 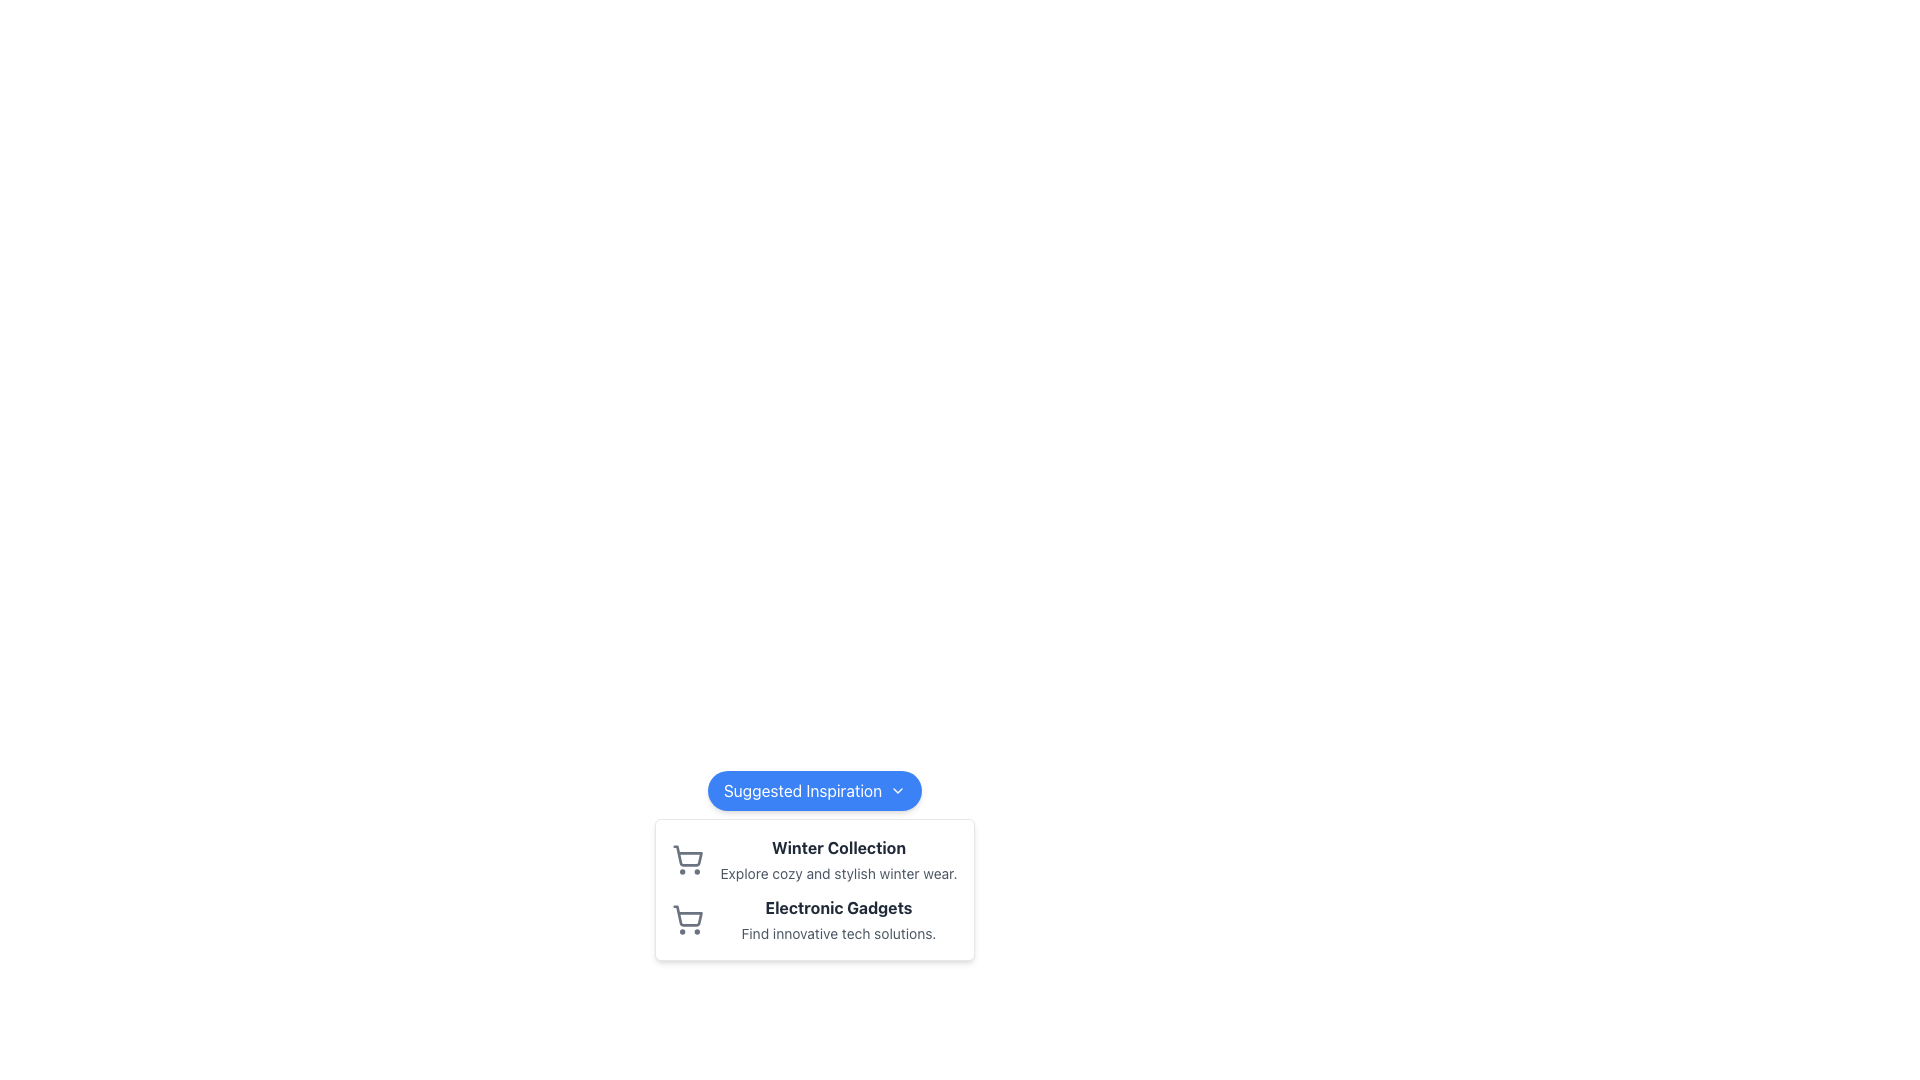 I want to click on the 'Winter Collection' section, which features a bold title and a shopping cart icon, so click(x=815, y=859).